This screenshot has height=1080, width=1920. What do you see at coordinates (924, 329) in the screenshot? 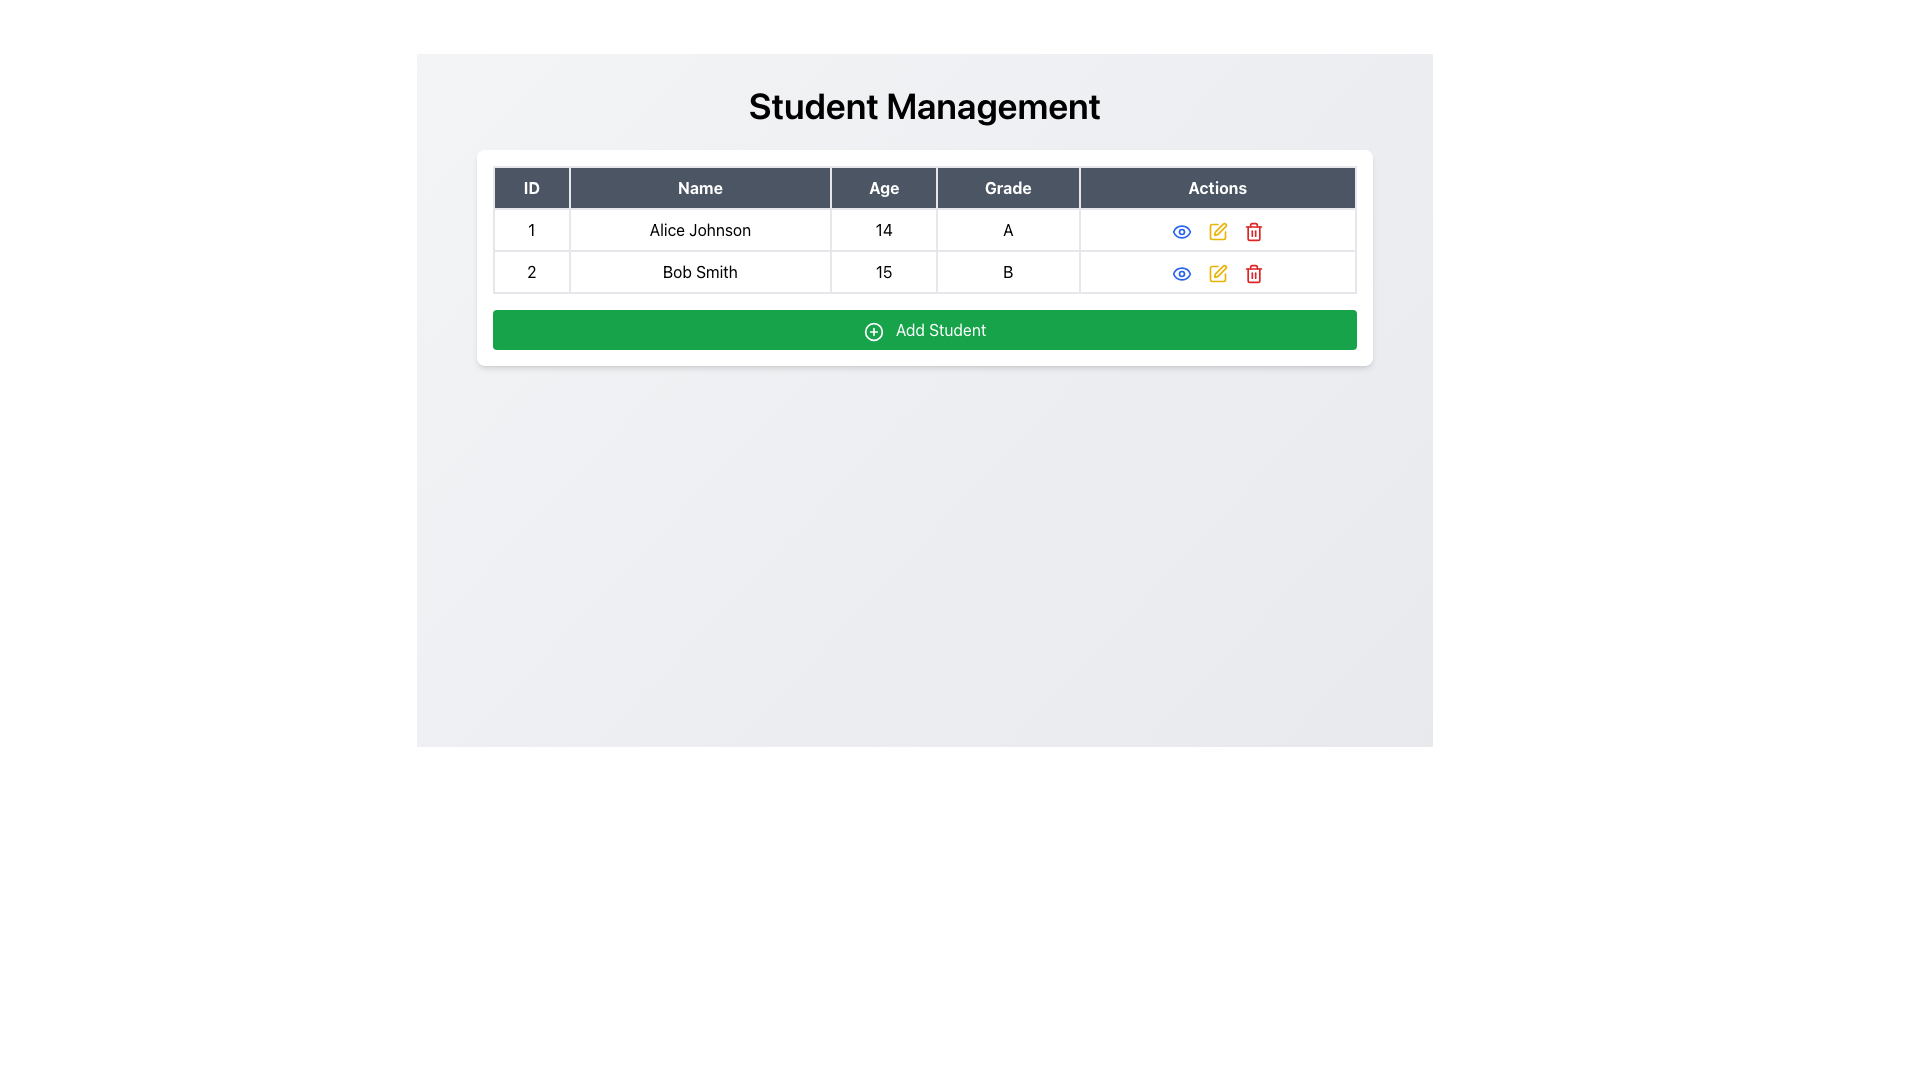
I see `the green button labeled 'Add Student' located below the table of students` at bounding box center [924, 329].